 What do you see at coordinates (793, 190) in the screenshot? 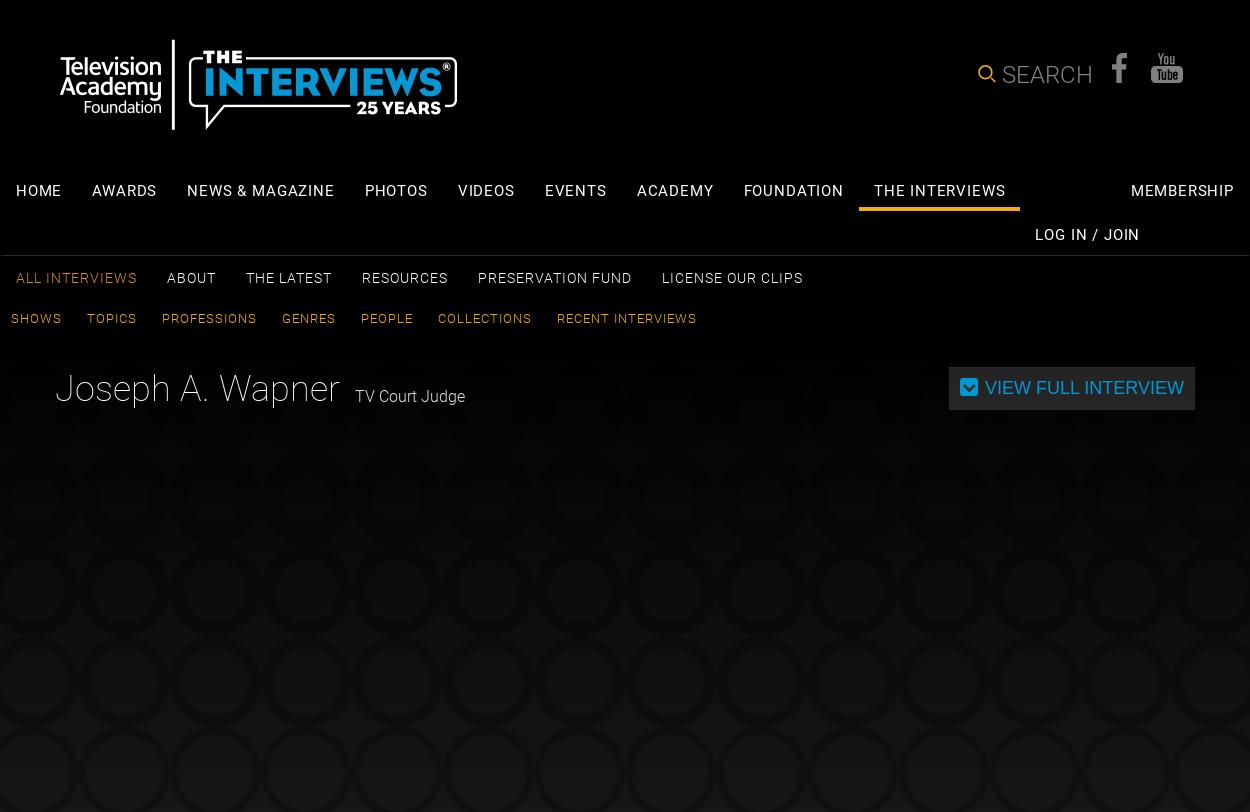
I see `'Foundation'` at bounding box center [793, 190].